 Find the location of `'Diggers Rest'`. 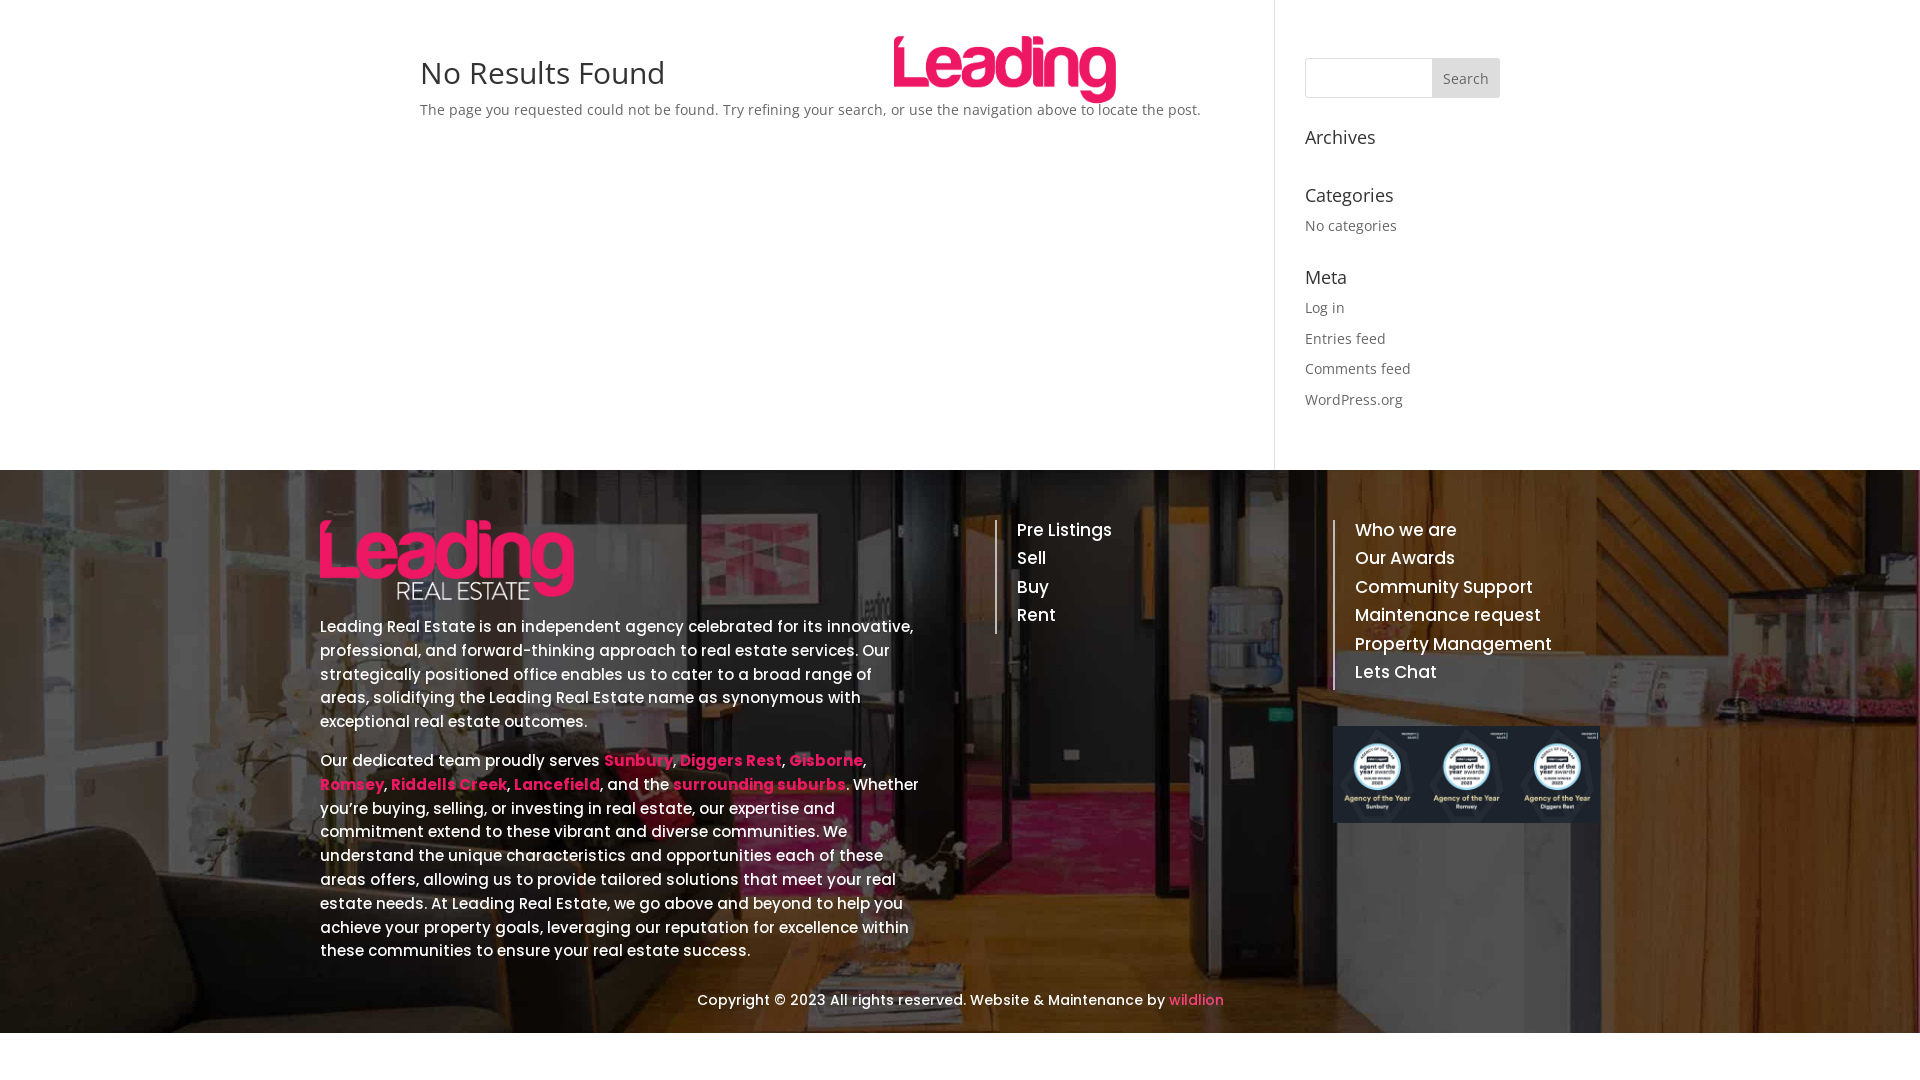

'Diggers Rest' is located at coordinates (729, 760).